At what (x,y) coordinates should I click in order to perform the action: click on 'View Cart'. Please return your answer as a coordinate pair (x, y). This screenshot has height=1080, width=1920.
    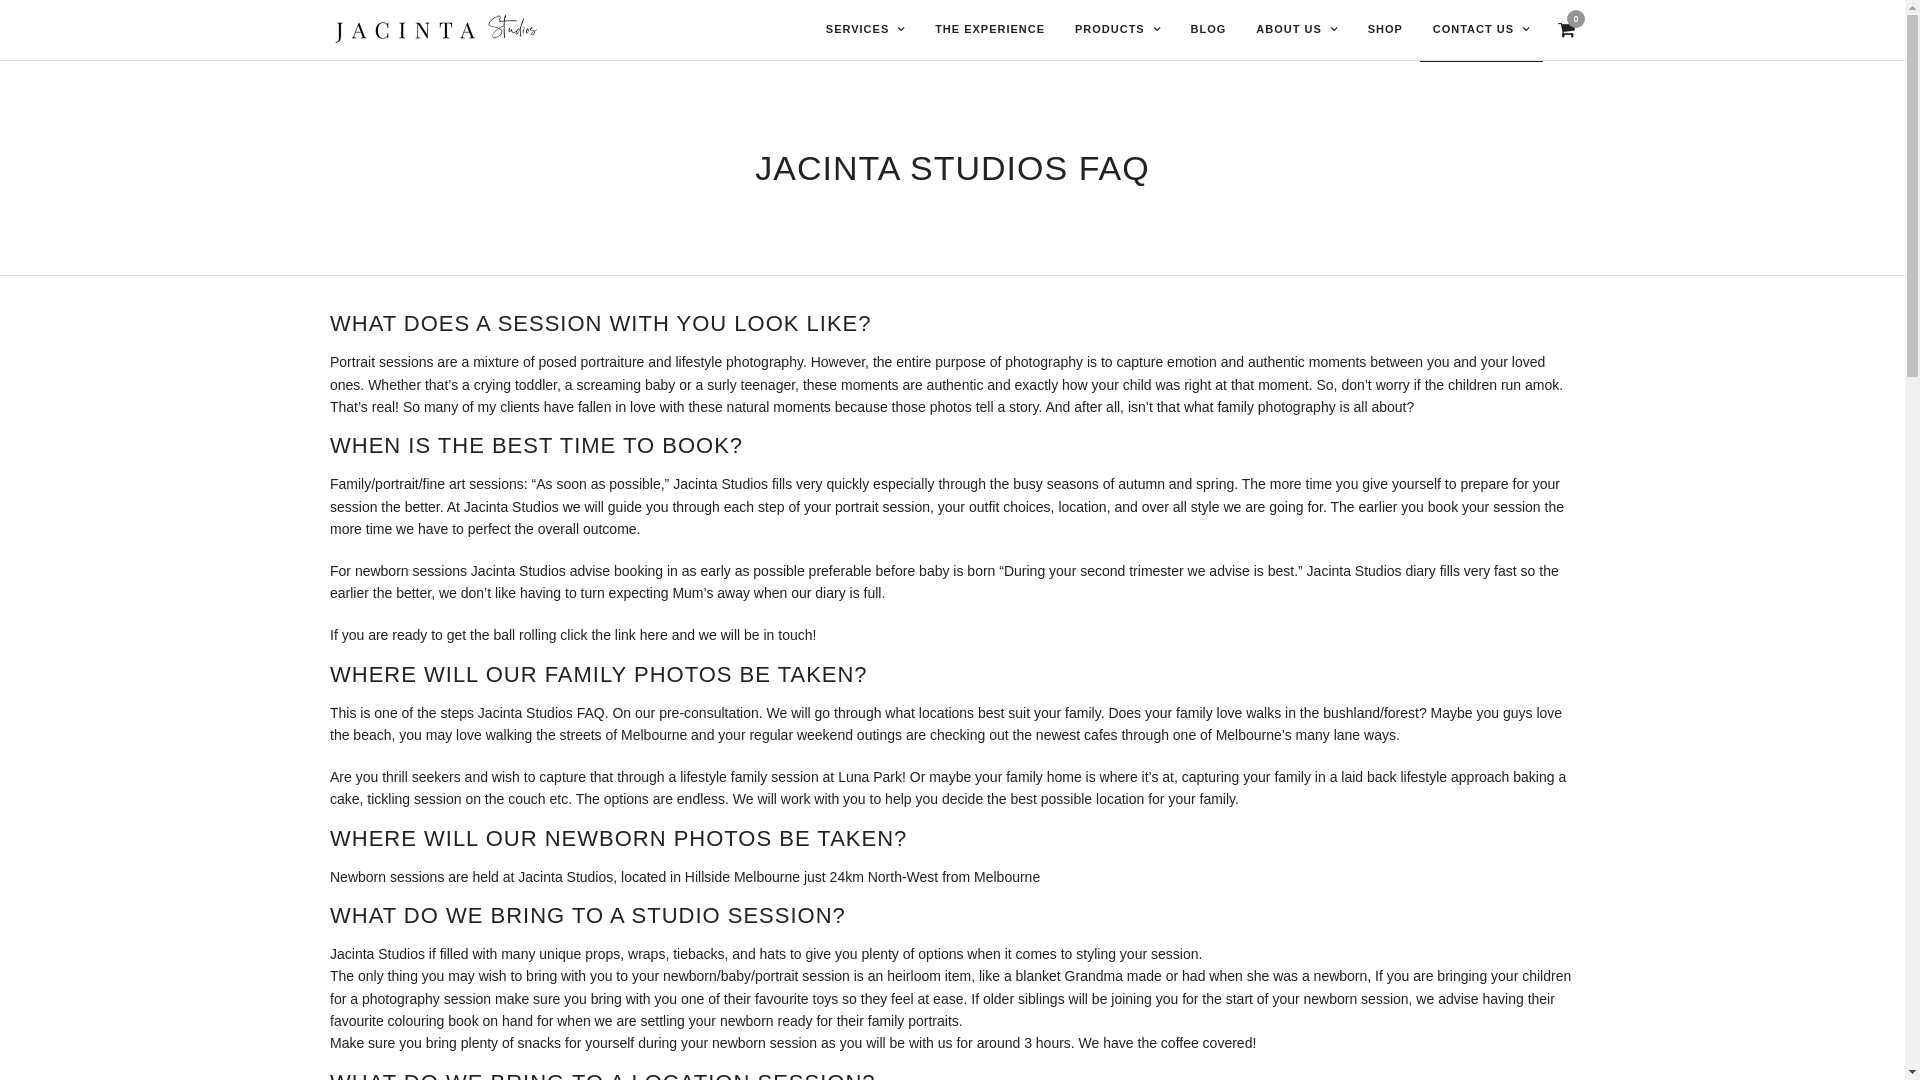
    Looking at the image, I should click on (1565, 30).